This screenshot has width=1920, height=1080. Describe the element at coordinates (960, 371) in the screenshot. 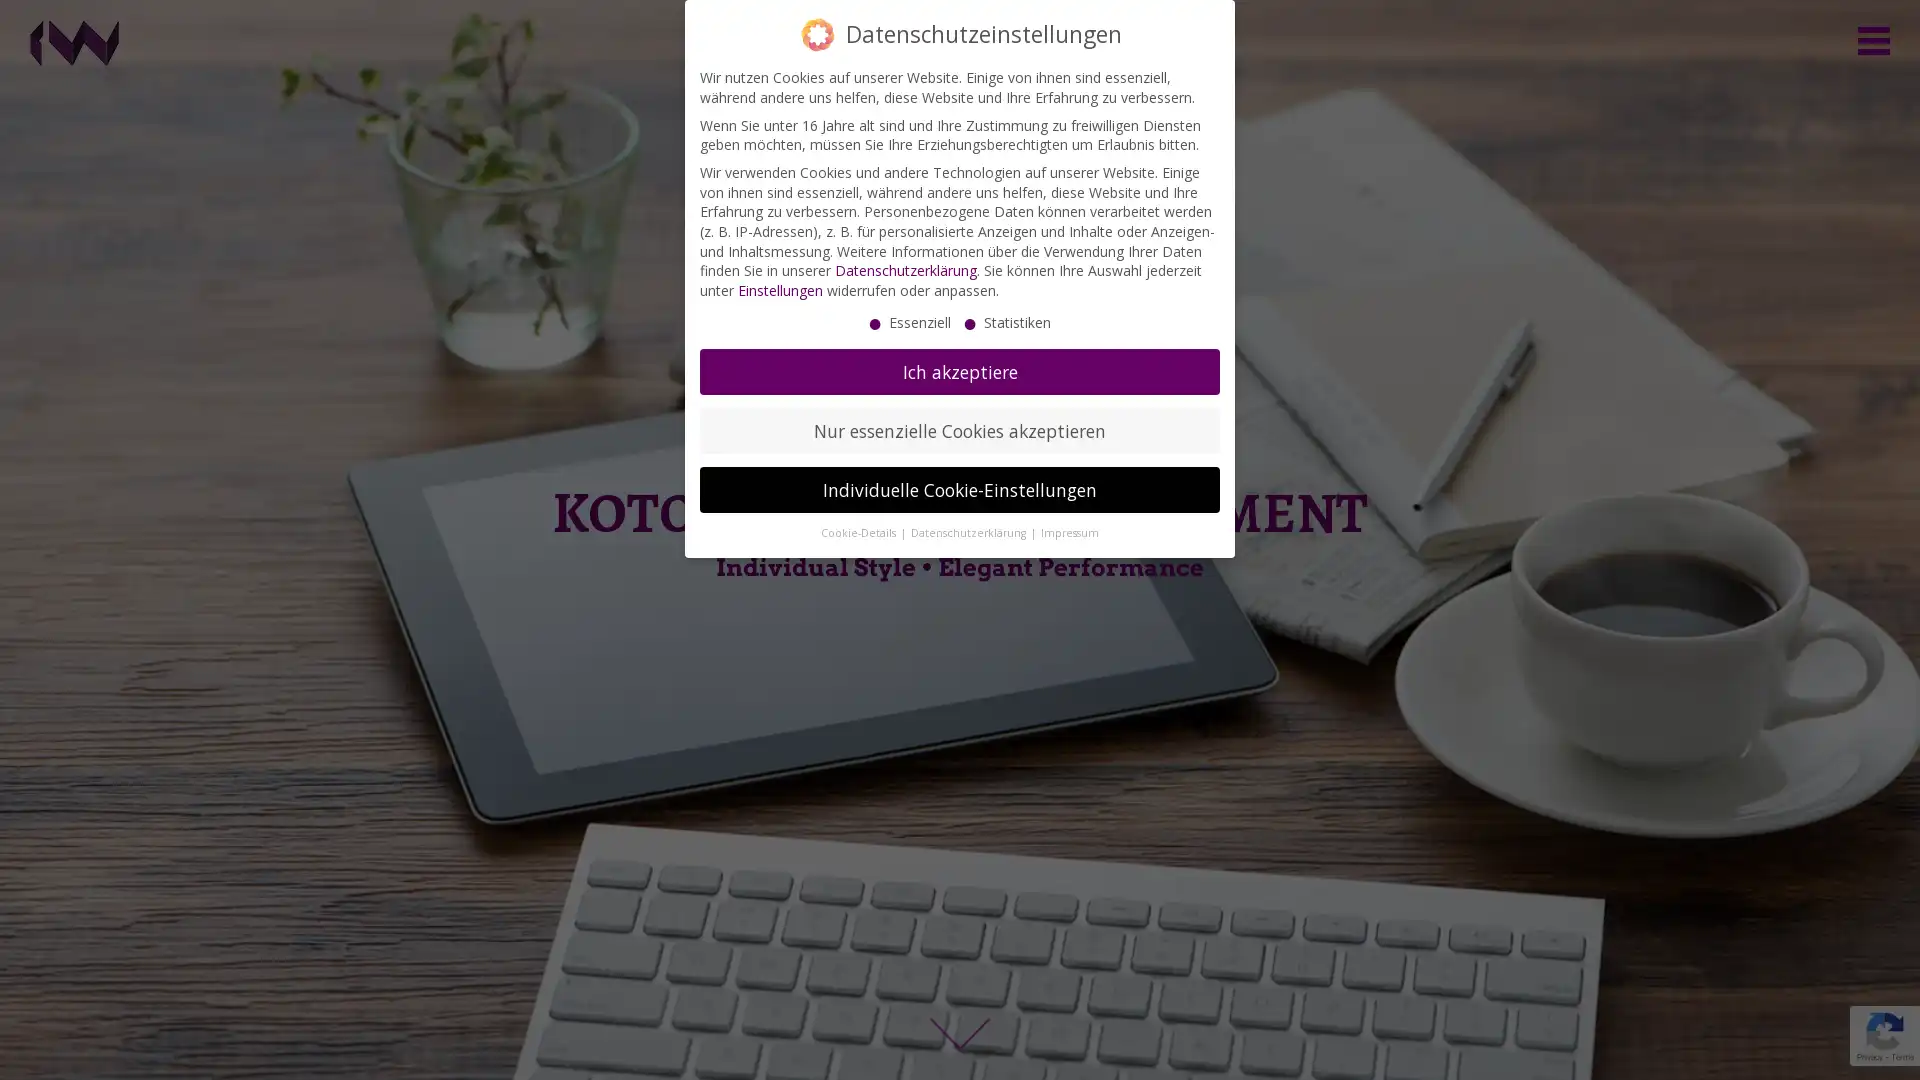

I see `Ich akzeptiere` at that location.